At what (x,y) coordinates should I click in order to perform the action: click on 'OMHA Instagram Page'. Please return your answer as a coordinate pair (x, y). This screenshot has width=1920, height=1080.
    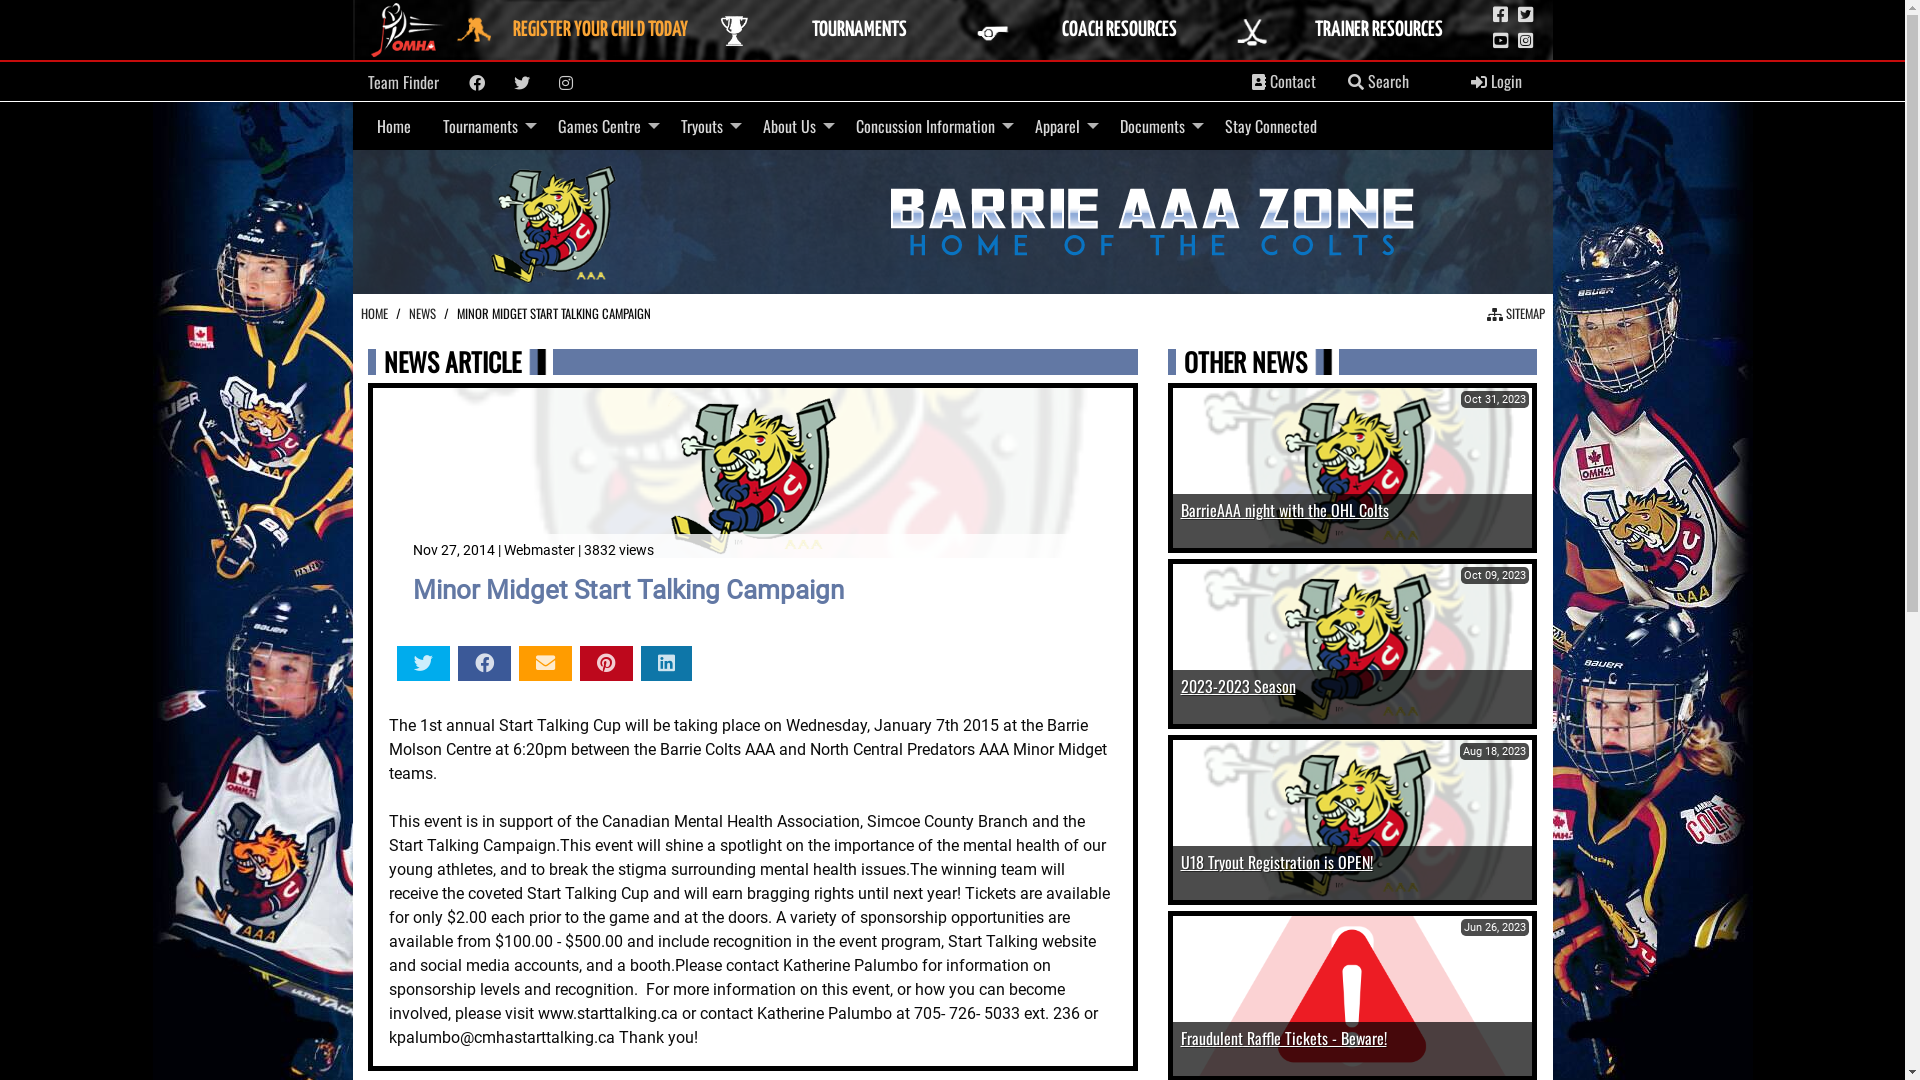
    Looking at the image, I should click on (1517, 41).